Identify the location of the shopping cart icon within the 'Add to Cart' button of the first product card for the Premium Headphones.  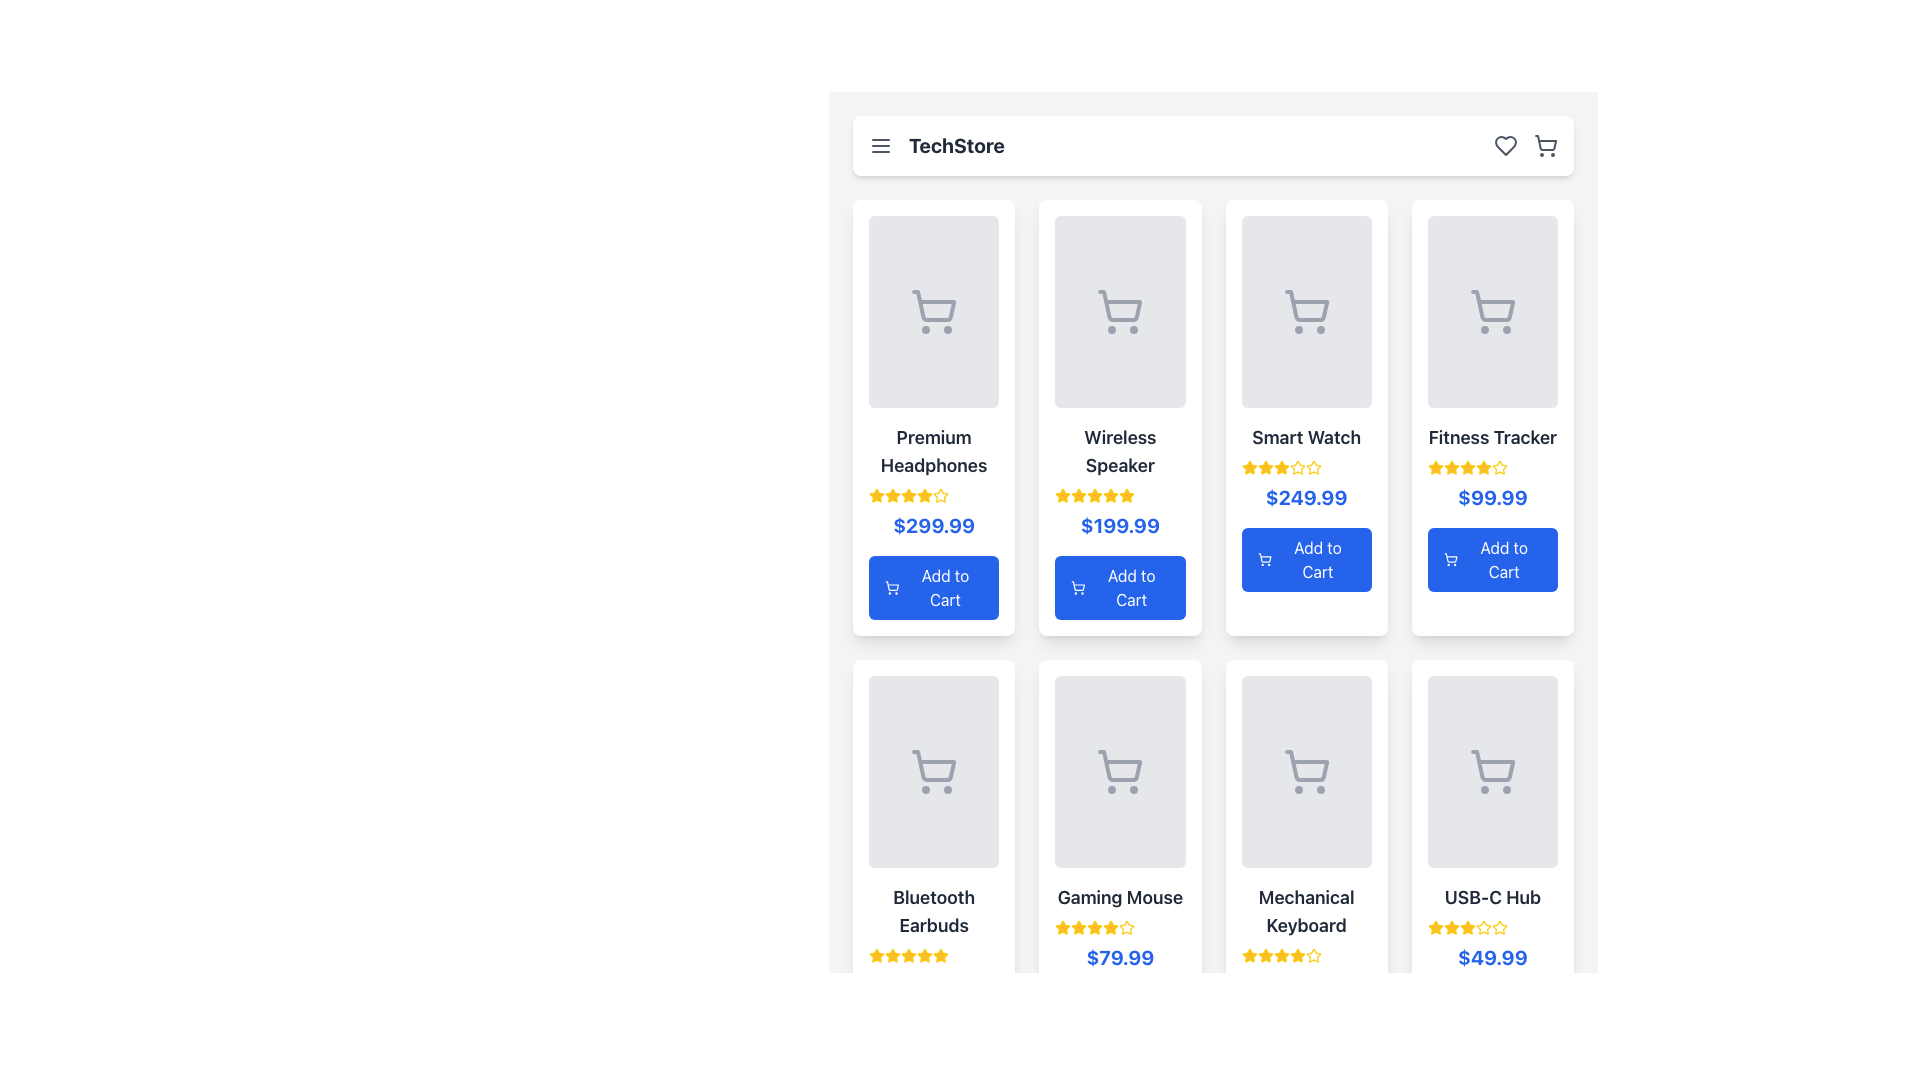
(891, 585).